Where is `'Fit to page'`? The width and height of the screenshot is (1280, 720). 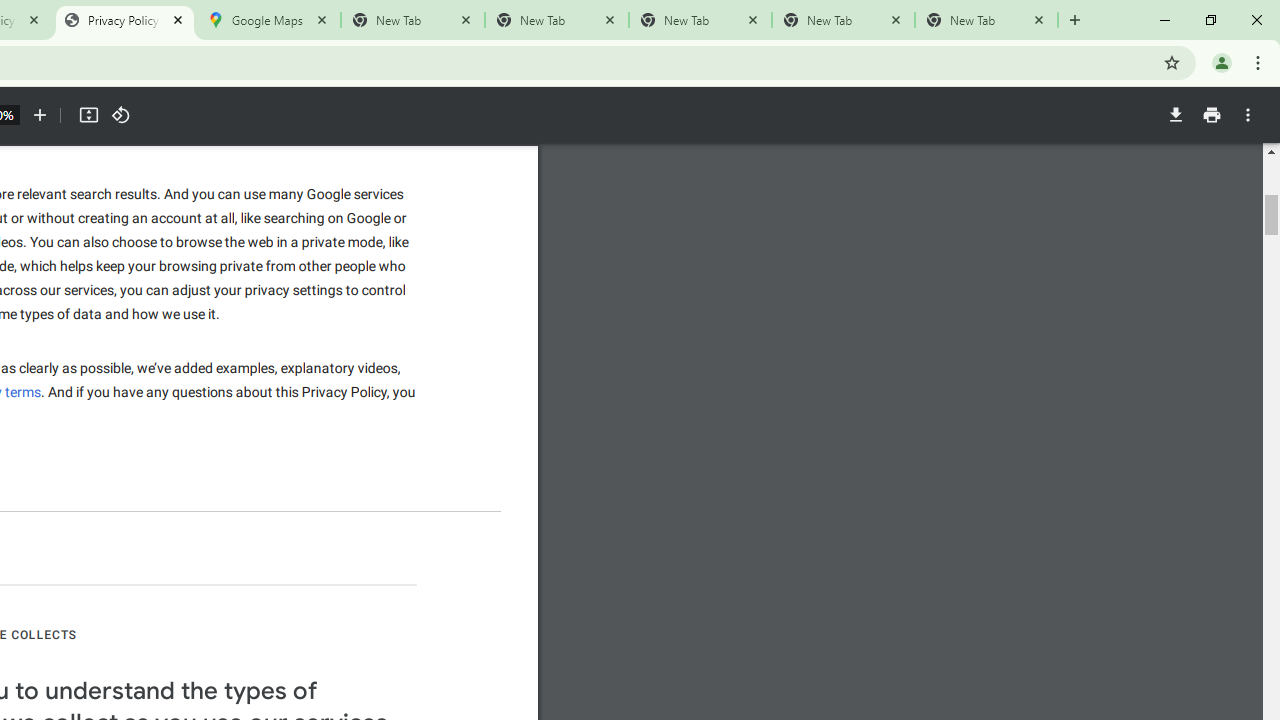 'Fit to page' is located at coordinates (87, 115).